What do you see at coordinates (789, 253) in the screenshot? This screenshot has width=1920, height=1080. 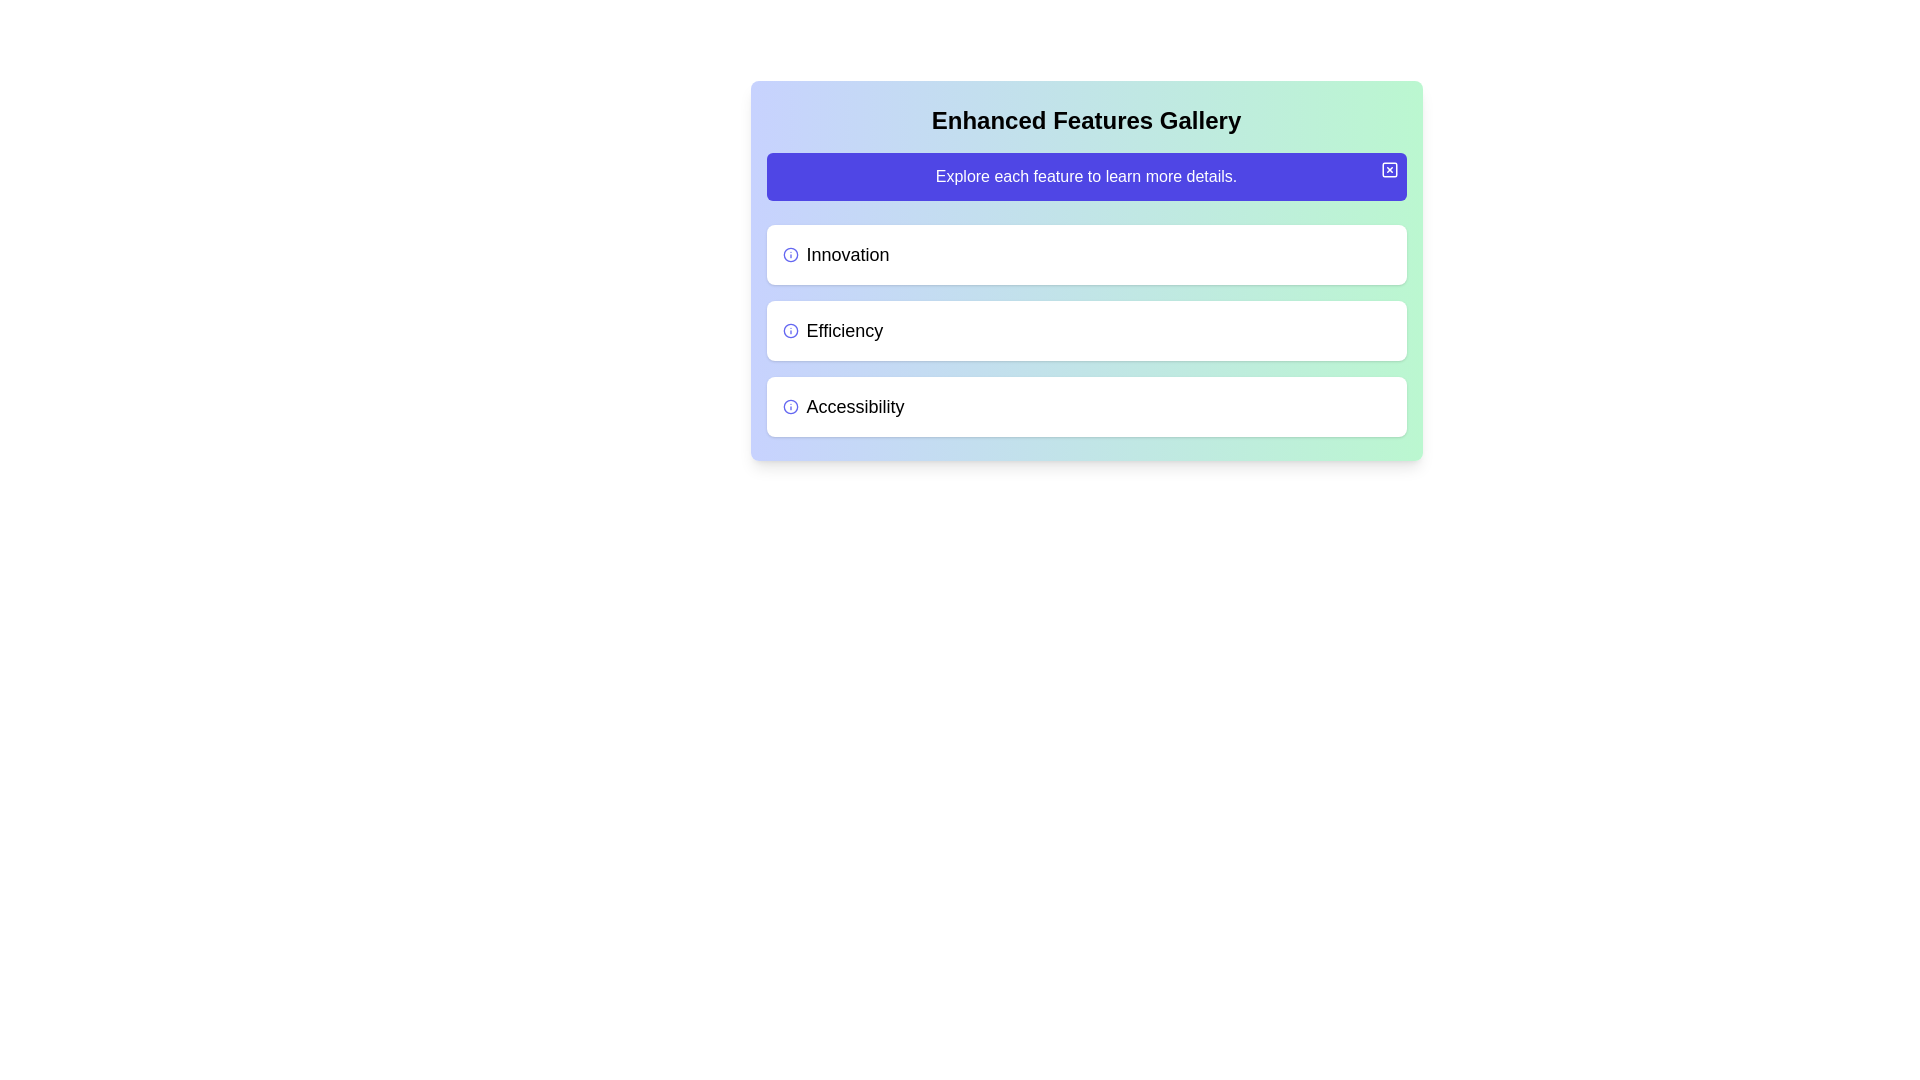 I see `the circular blue icon with an 'i' character located beside the text 'Innovation' in the card layout` at bounding box center [789, 253].